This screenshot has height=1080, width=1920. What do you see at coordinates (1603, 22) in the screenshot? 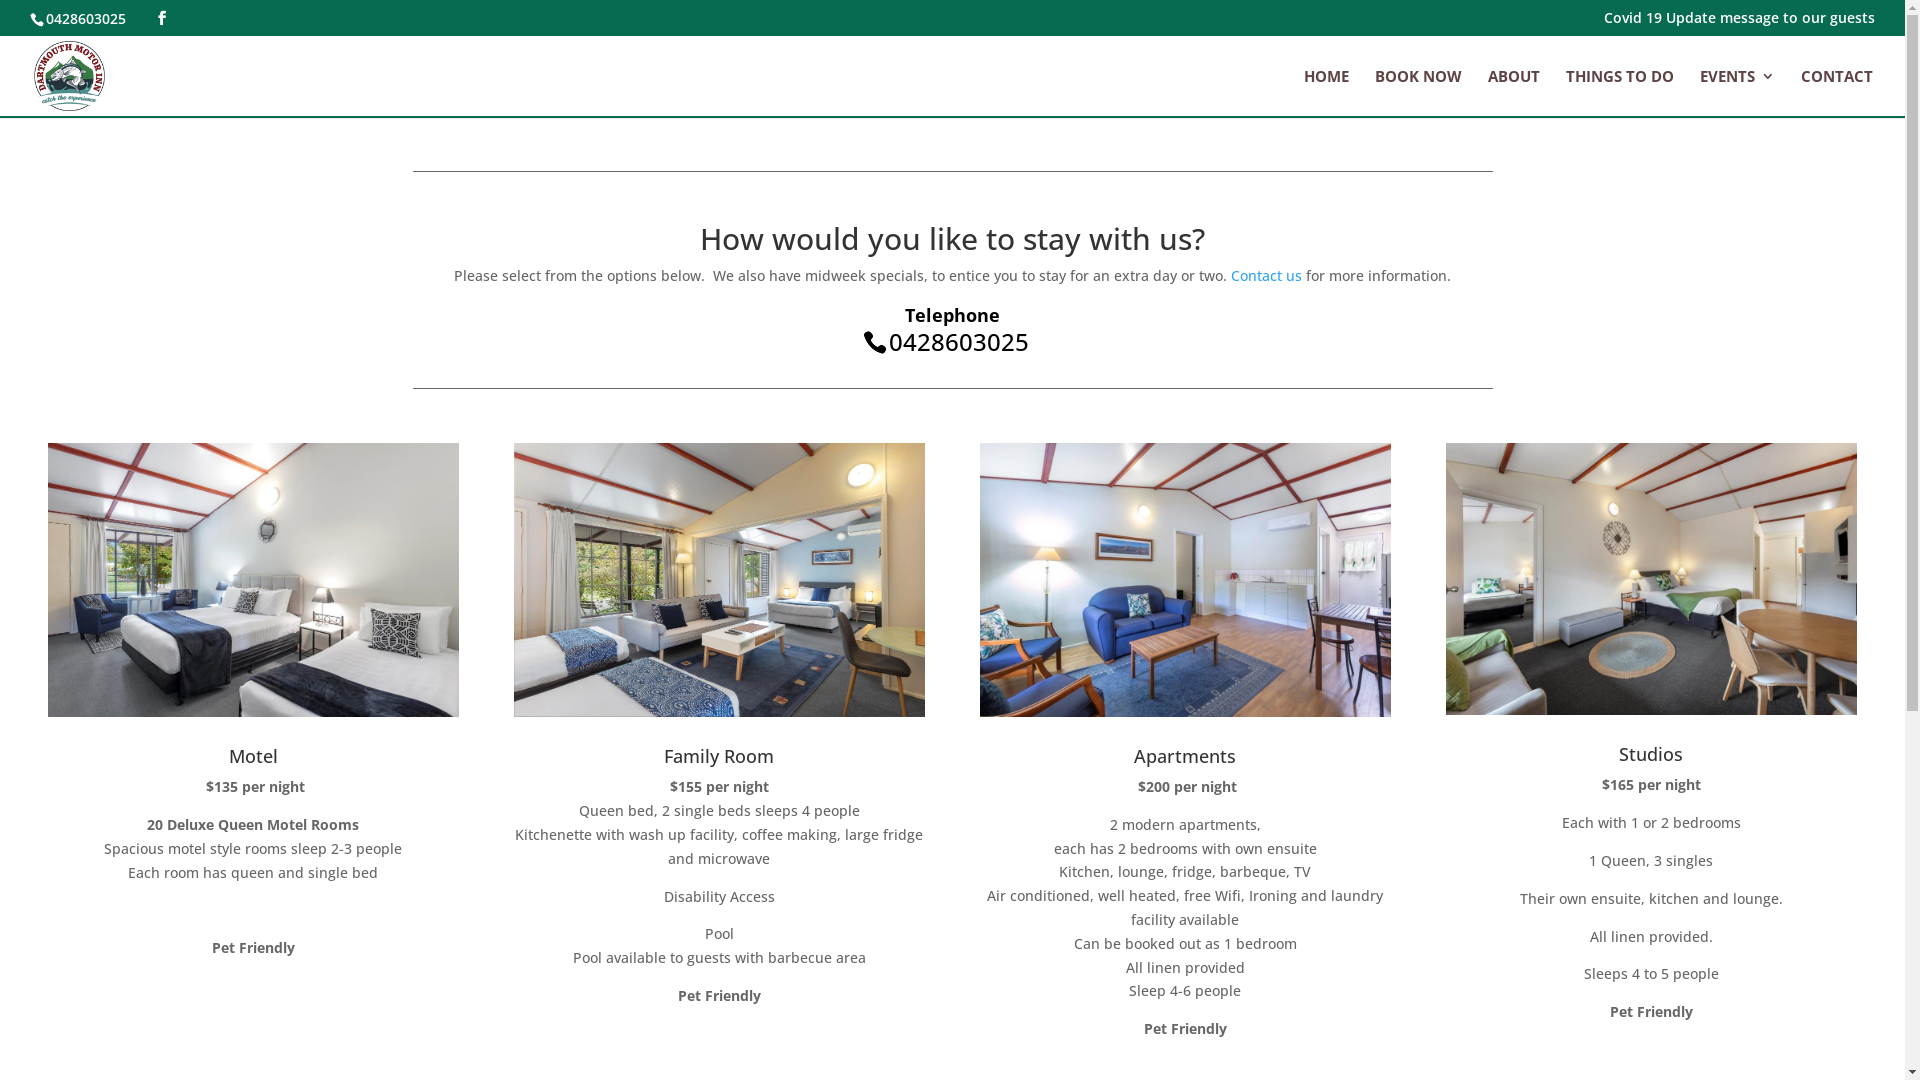
I see `'Covid 19 Update message to our guests'` at bounding box center [1603, 22].